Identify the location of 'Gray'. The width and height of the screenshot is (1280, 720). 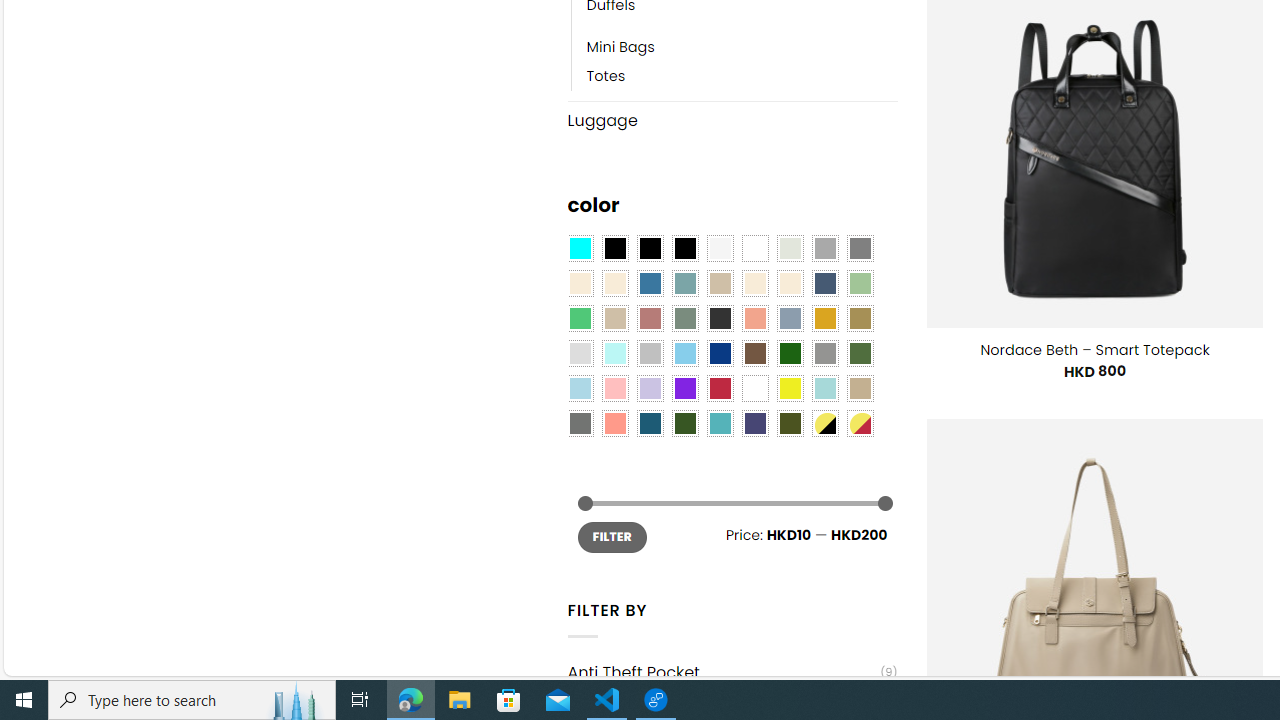
(824, 353).